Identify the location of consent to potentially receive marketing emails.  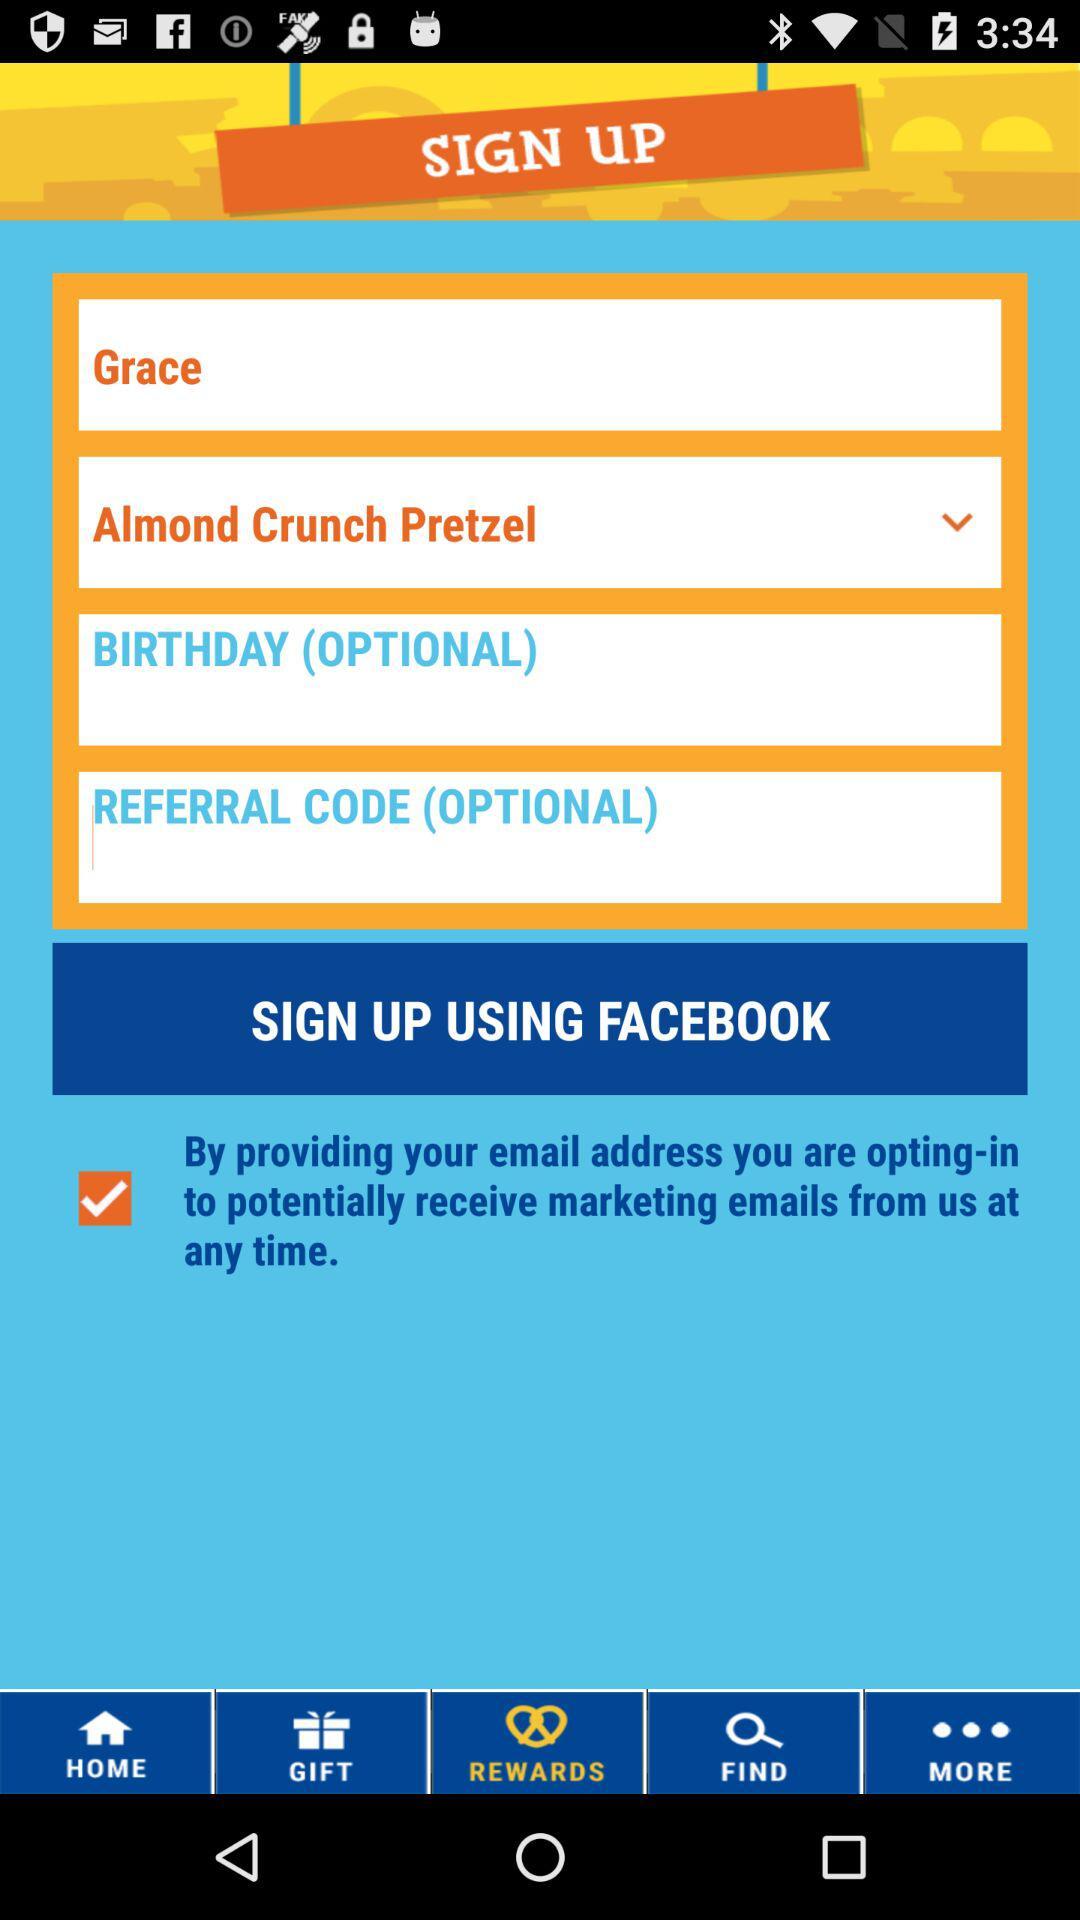
(104, 1199).